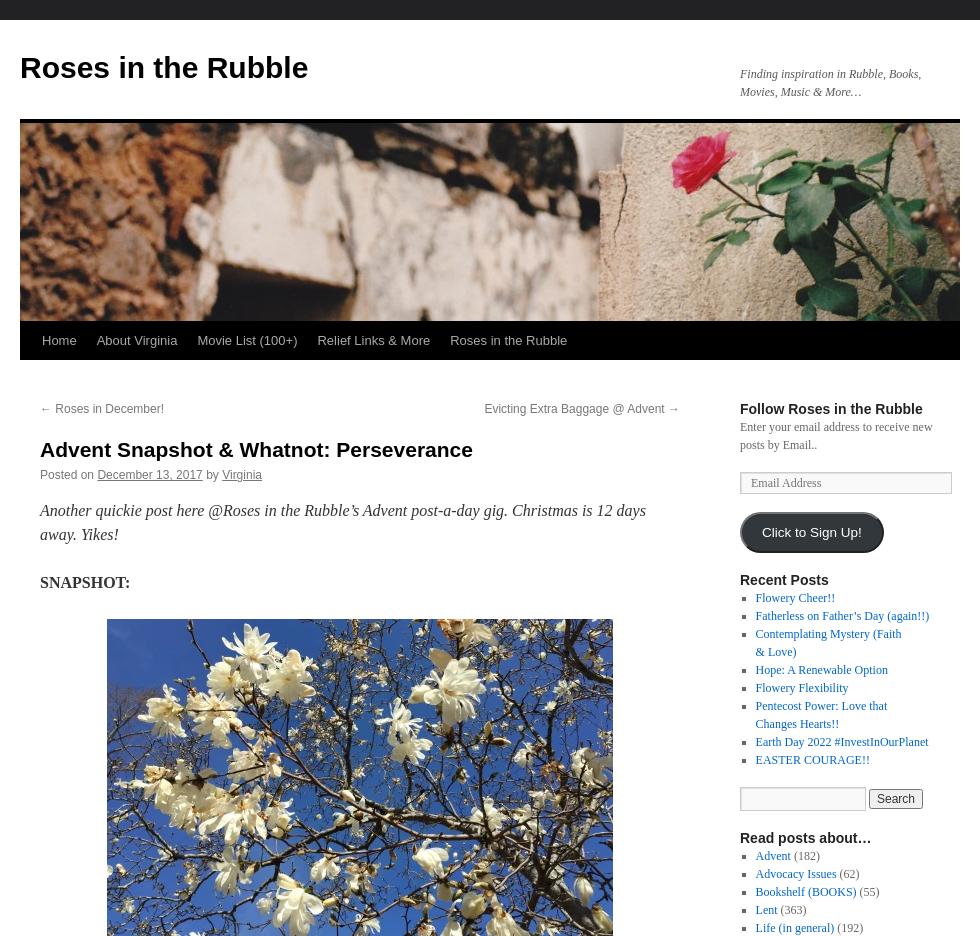 This screenshot has height=936, width=980. I want to click on 'Enter your email address to receive new posts by Email..', so click(836, 435).